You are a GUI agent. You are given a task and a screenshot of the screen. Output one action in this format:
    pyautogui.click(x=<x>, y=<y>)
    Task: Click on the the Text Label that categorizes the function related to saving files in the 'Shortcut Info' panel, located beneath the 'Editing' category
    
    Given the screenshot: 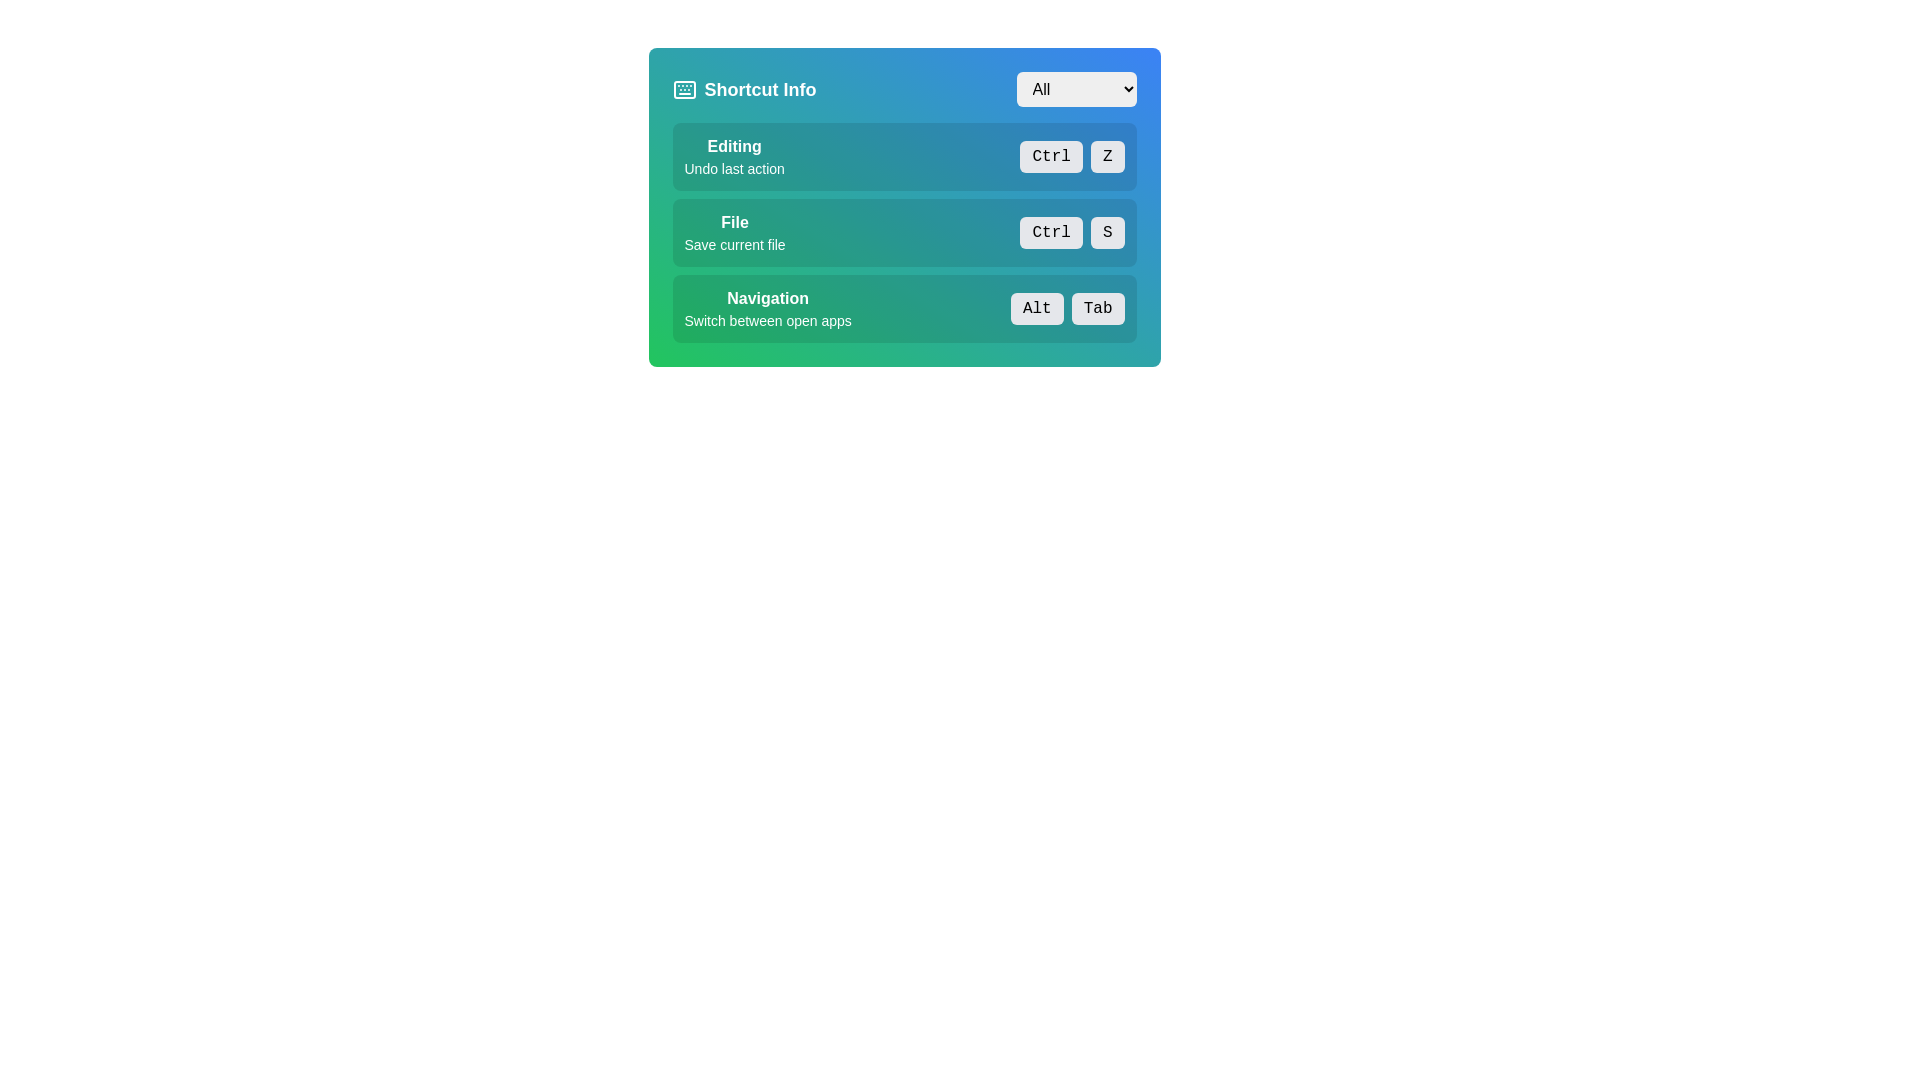 What is the action you would take?
    pyautogui.click(x=734, y=223)
    